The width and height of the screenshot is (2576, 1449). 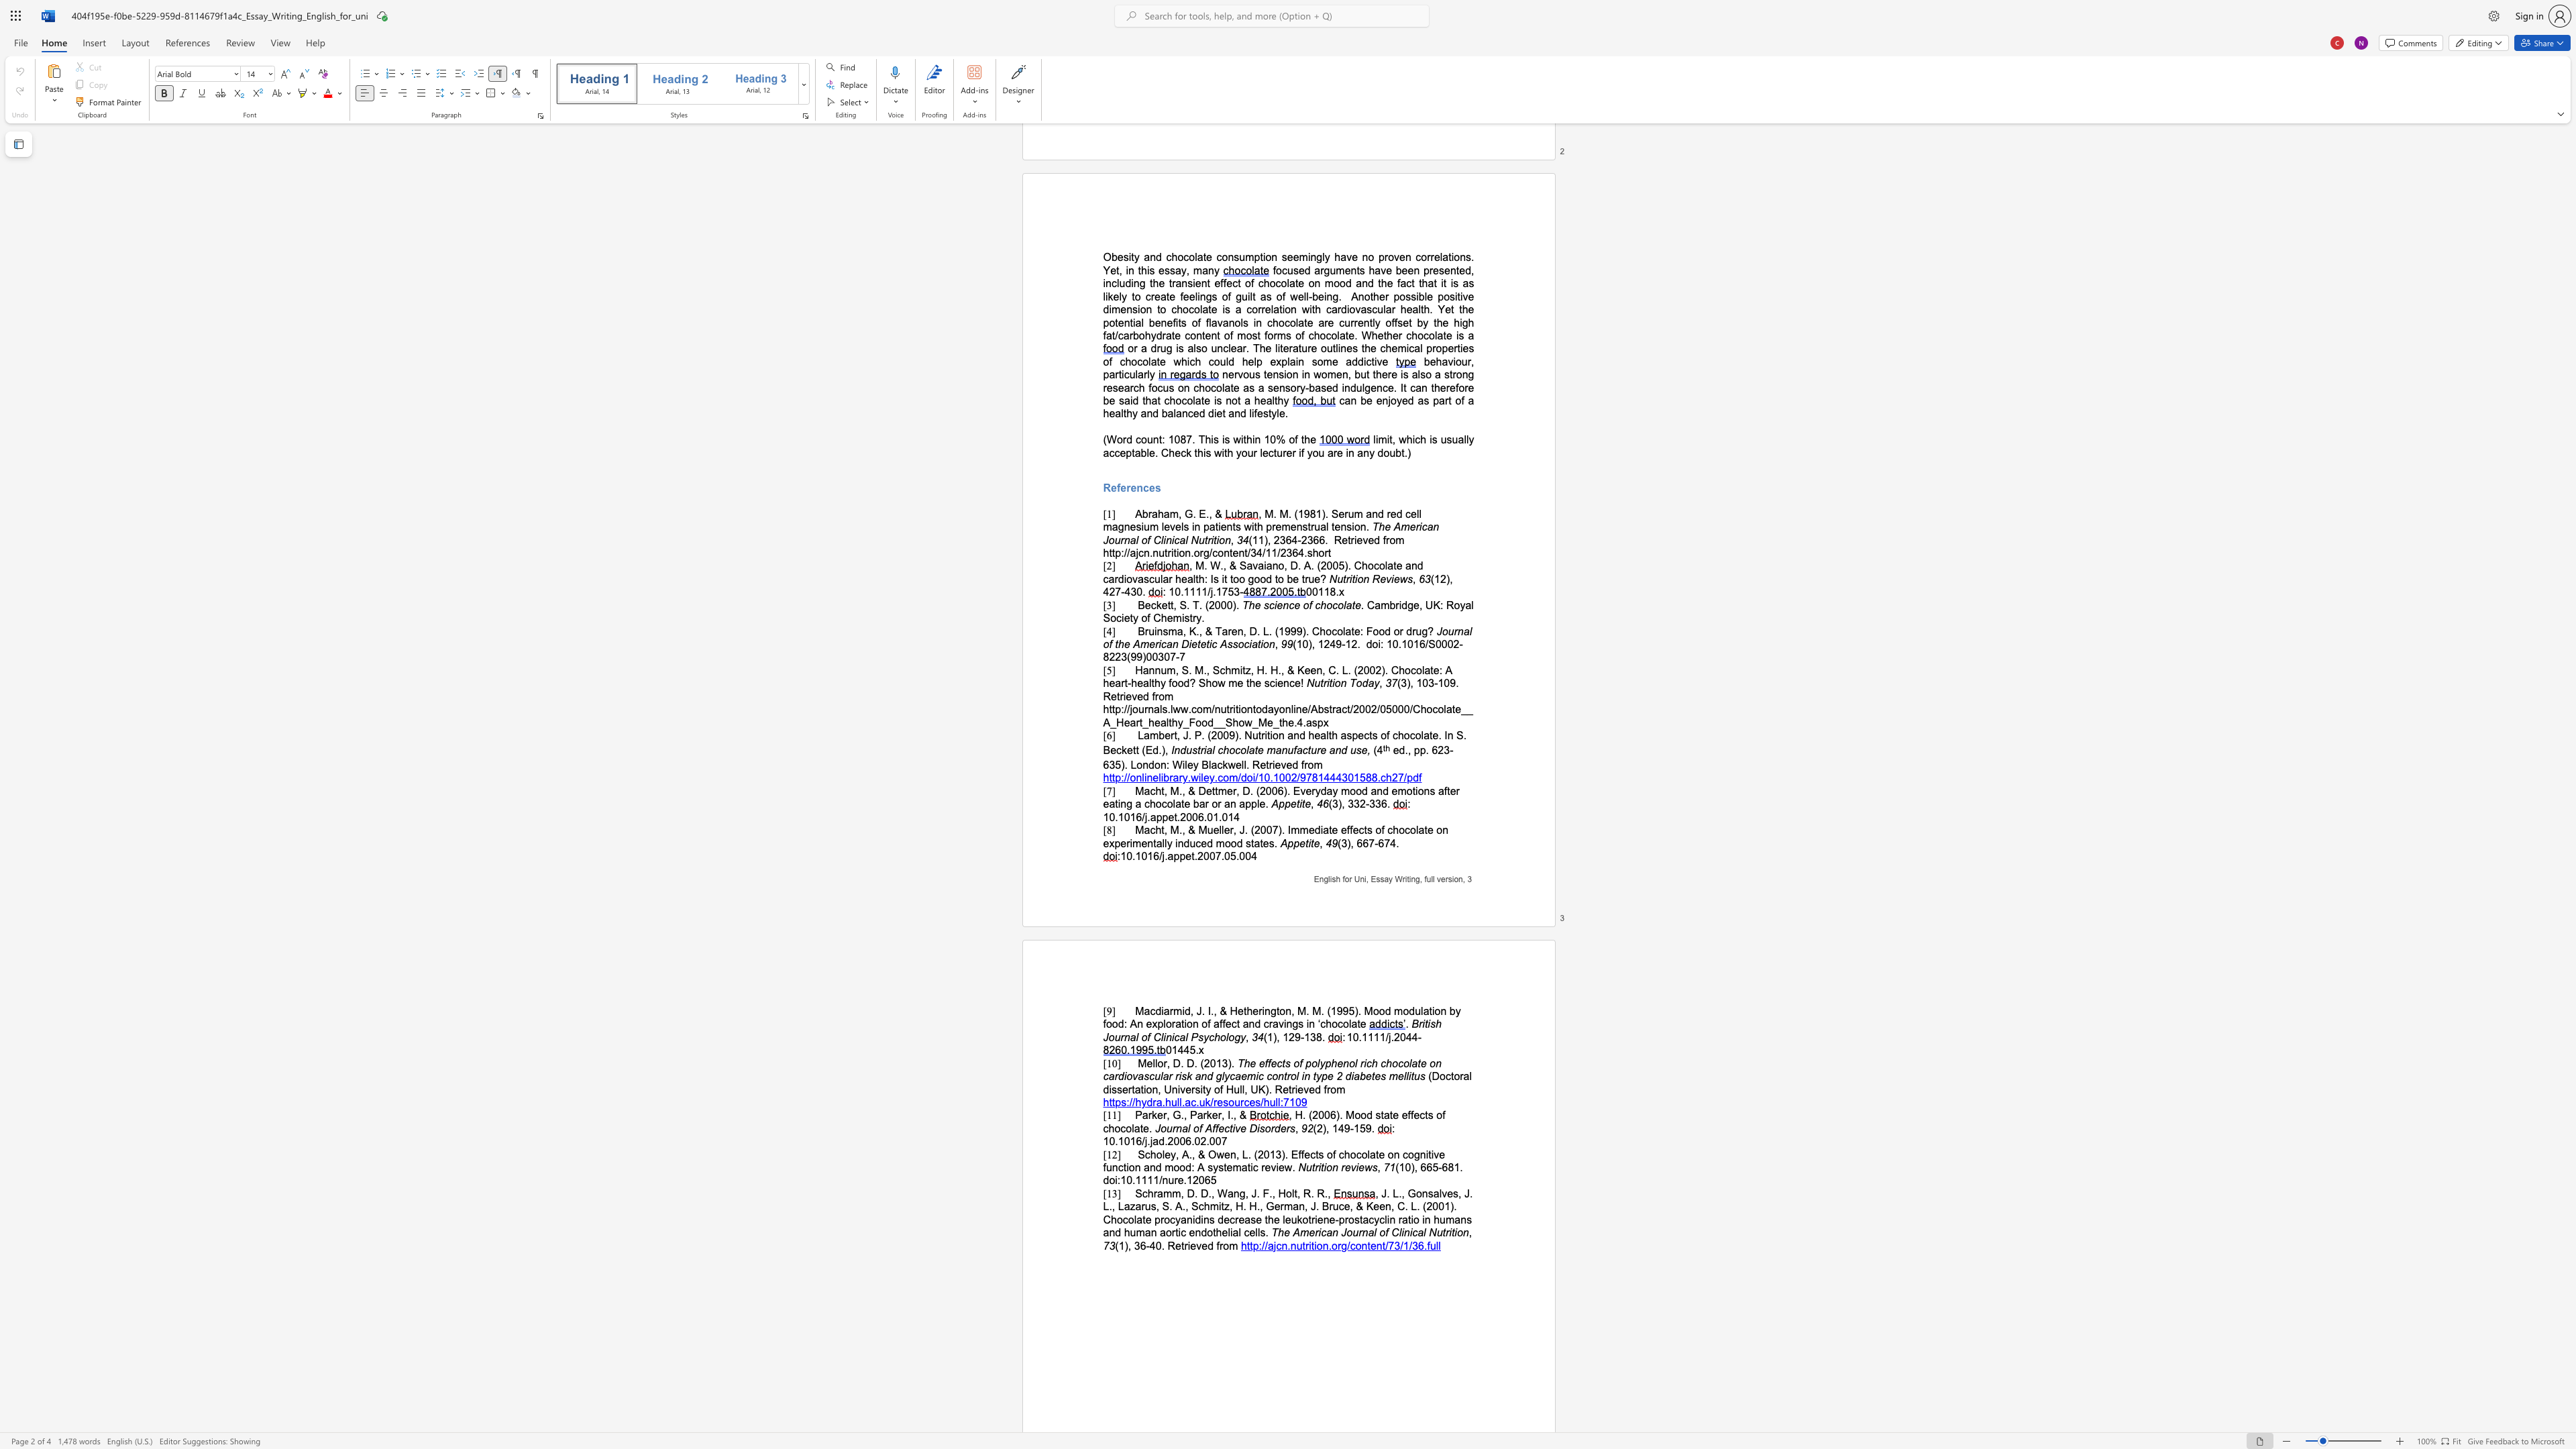 What do you see at coordinates (1328, 804) in the screenshot?
I see `the subset text "(3), 332-336." within the text "(3), 332-336."` at bounding box center [1328, 804].